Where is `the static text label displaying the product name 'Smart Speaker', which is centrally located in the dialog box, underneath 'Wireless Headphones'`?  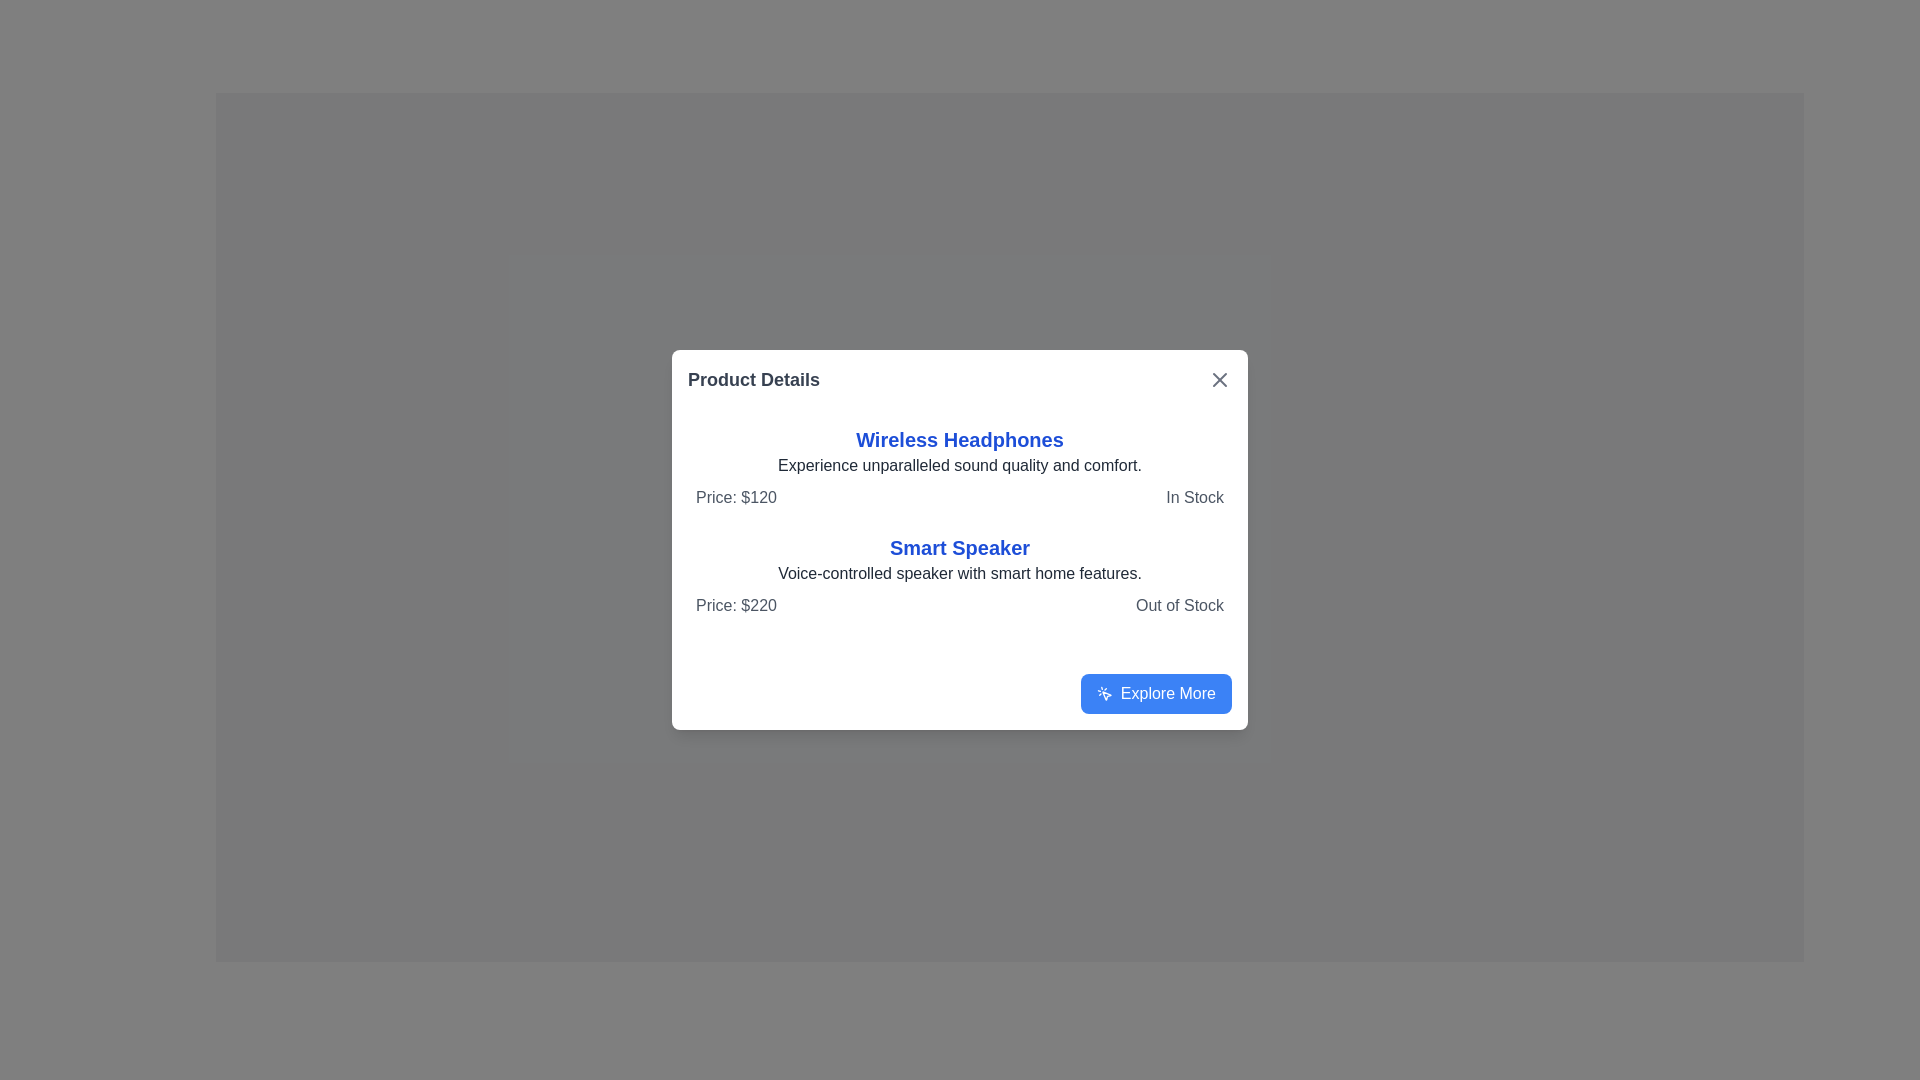
the static text label displaying the product name 'Smart Speaker', which is centrally located in the dialog box, underneath 'Wireless Headphones' is located at coordinates (960, 547).